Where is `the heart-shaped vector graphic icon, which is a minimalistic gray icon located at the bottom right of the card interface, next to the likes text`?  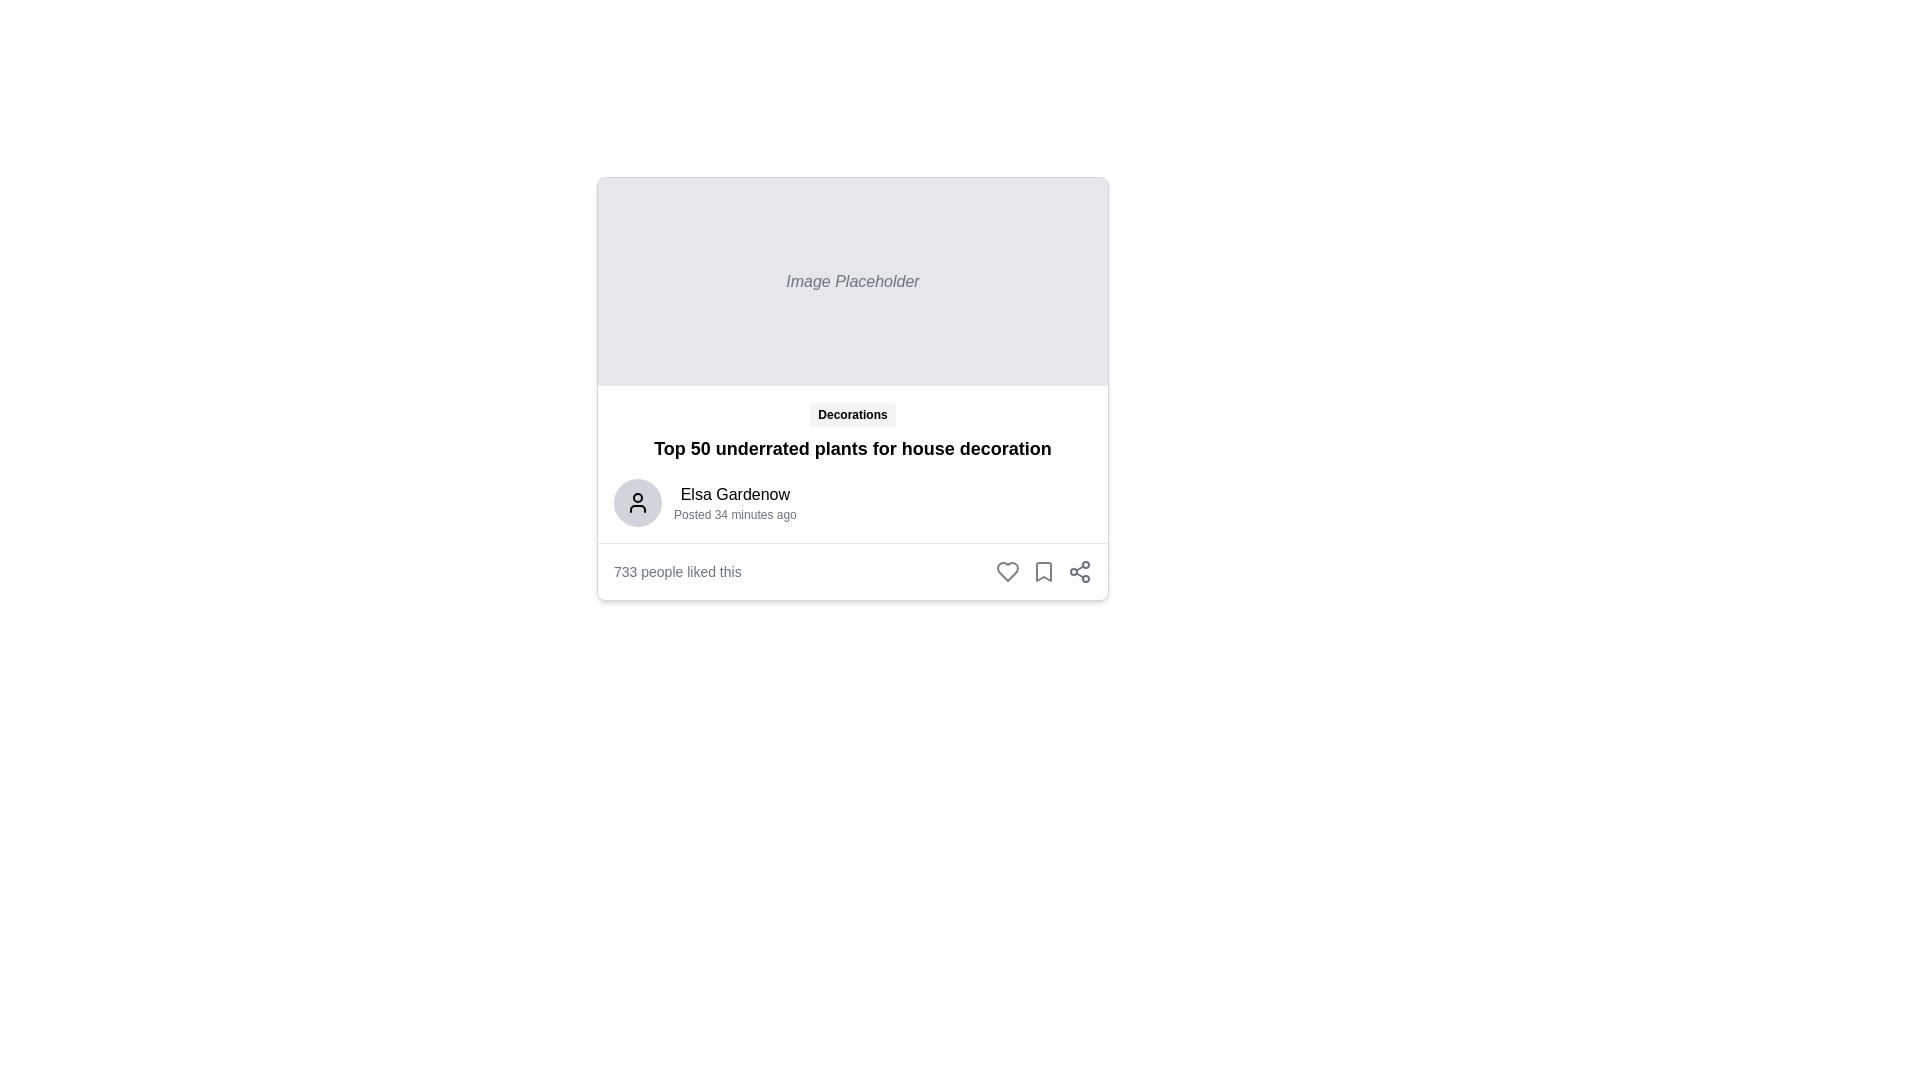
the heart-shaped vector graphic icon, which is a minimalistic gray icon located at the bottom right of the card interface, next to the likes text is located at coordinates (1008, 571).